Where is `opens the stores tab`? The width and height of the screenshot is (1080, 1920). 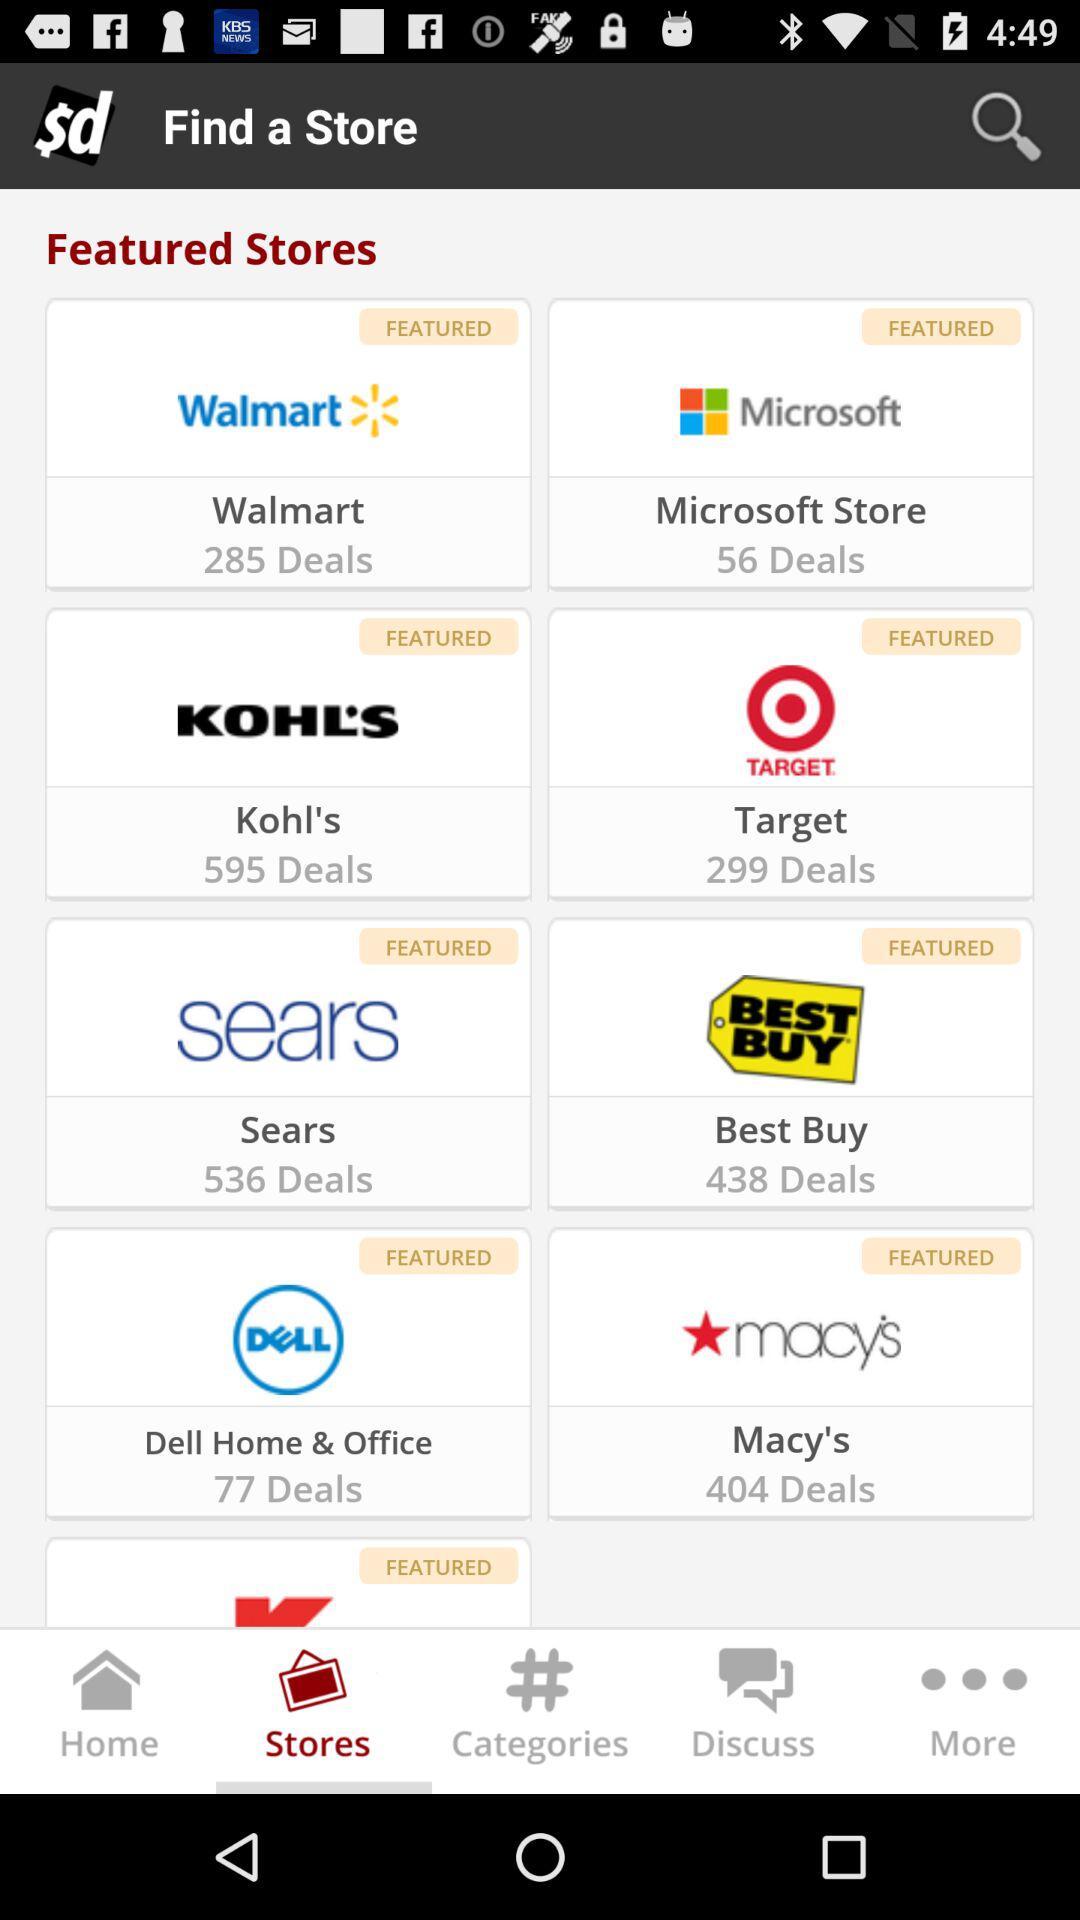
opens the stores tab is located at coordinates (323, 1715).